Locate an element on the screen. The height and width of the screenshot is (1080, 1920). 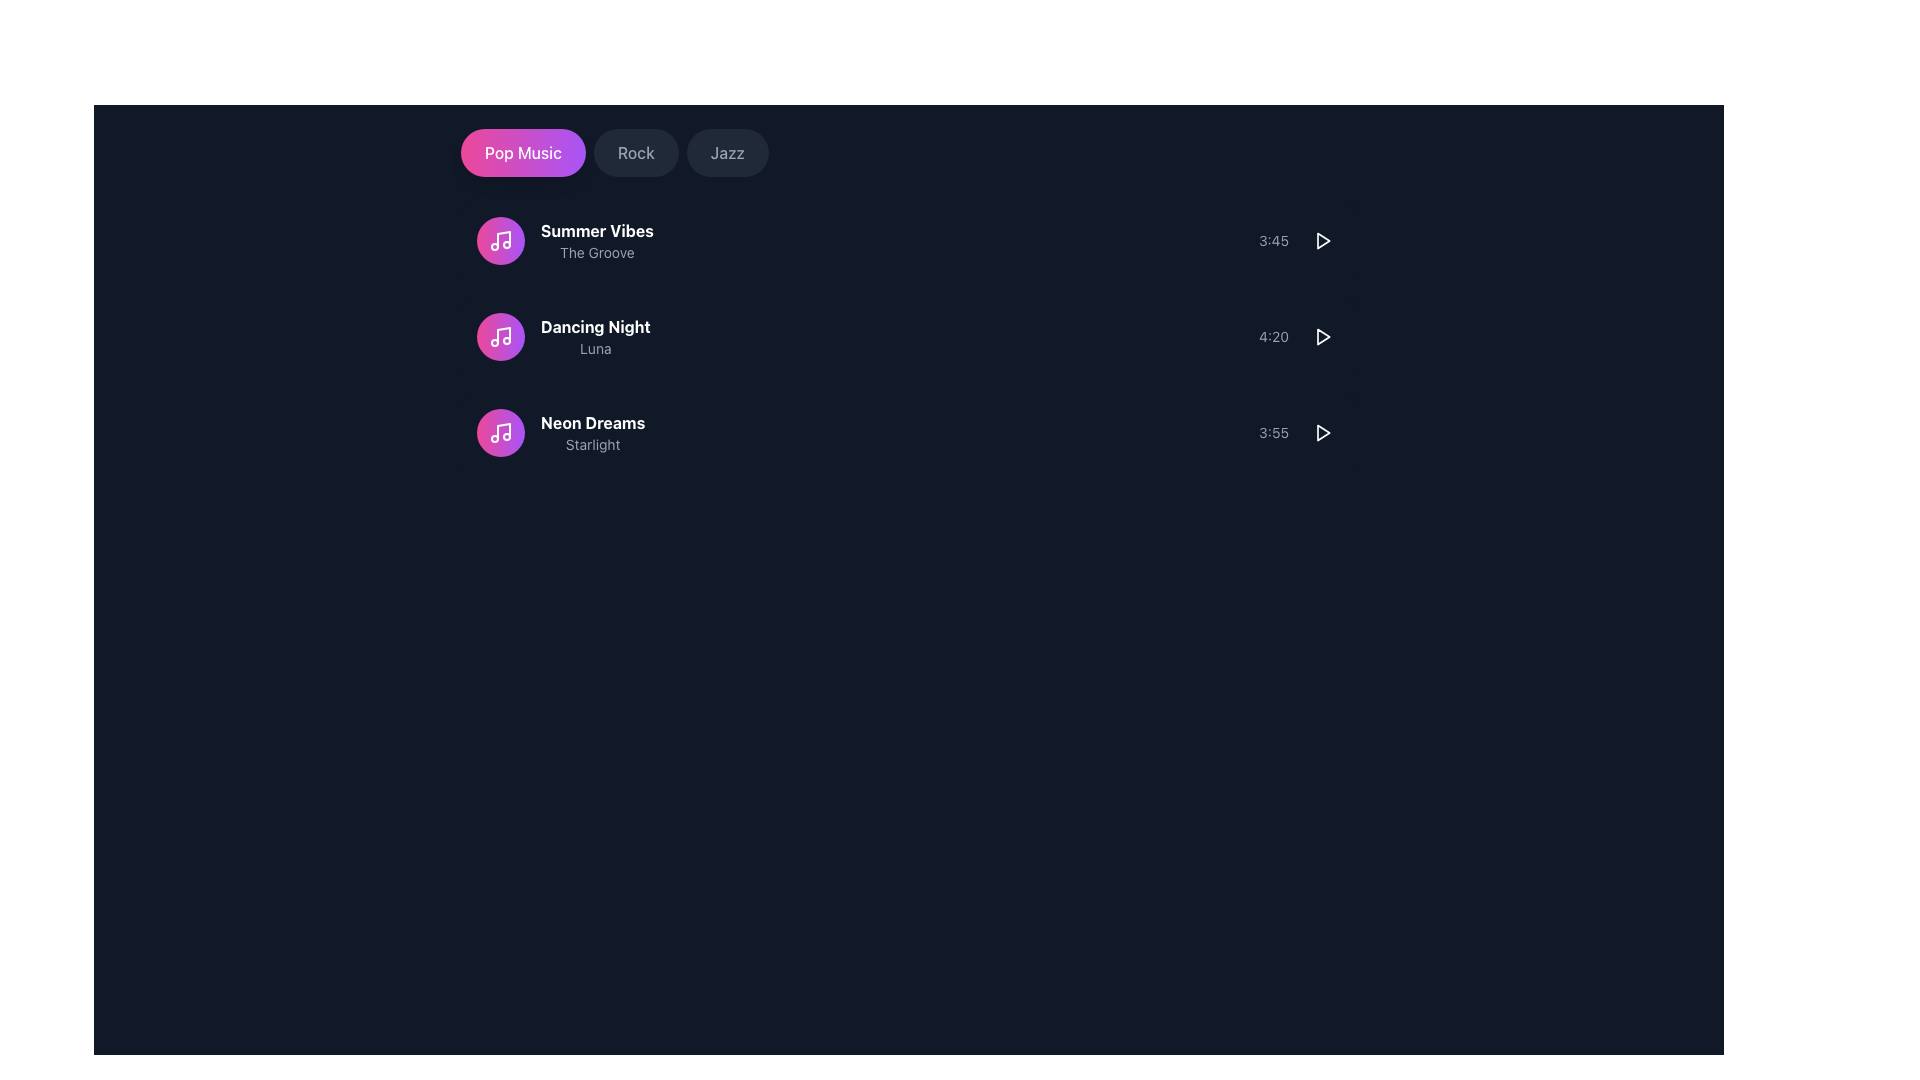
the play button for the song 'Neon Dreams' is located at coordinates (1300, 431).